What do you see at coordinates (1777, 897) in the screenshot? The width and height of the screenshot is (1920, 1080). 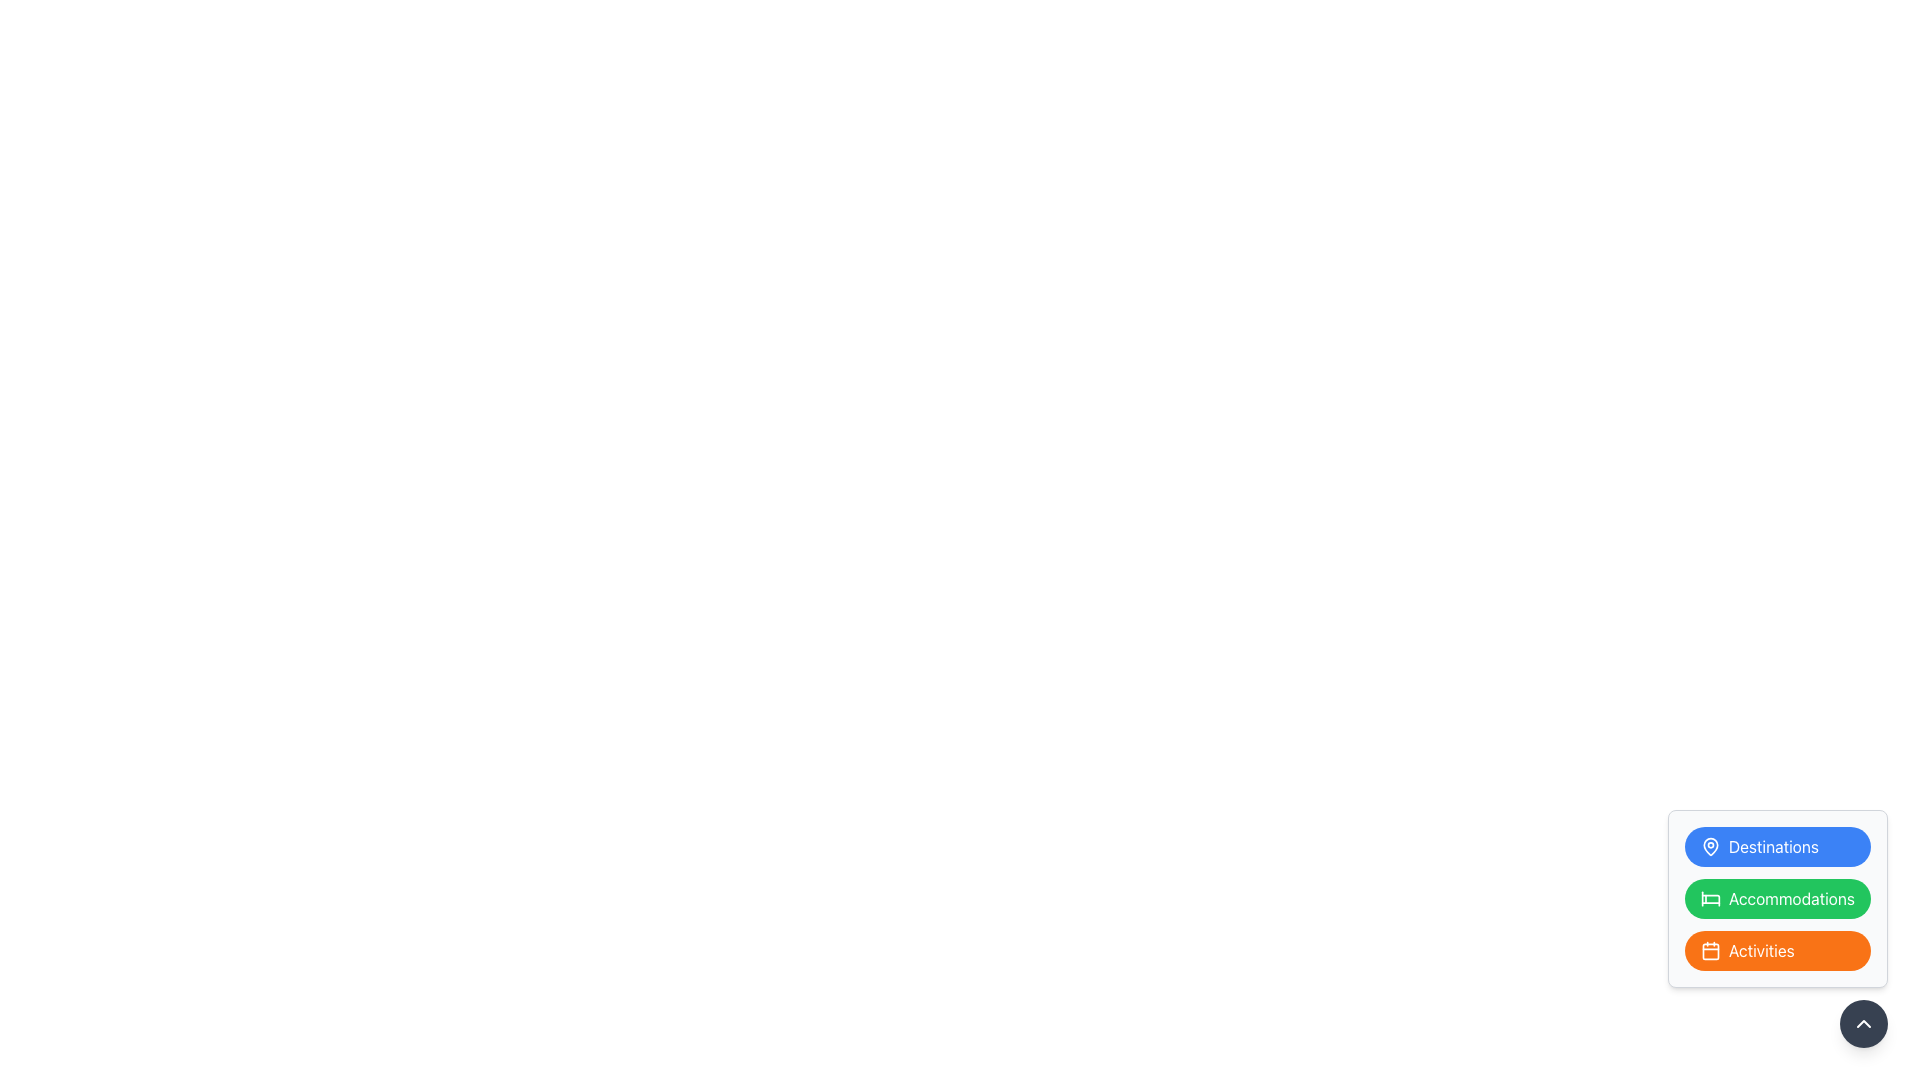 I see `the green rectangular button labeled 'Accommodations' with a bed icon on the left` at bounding box center [1777, 897].